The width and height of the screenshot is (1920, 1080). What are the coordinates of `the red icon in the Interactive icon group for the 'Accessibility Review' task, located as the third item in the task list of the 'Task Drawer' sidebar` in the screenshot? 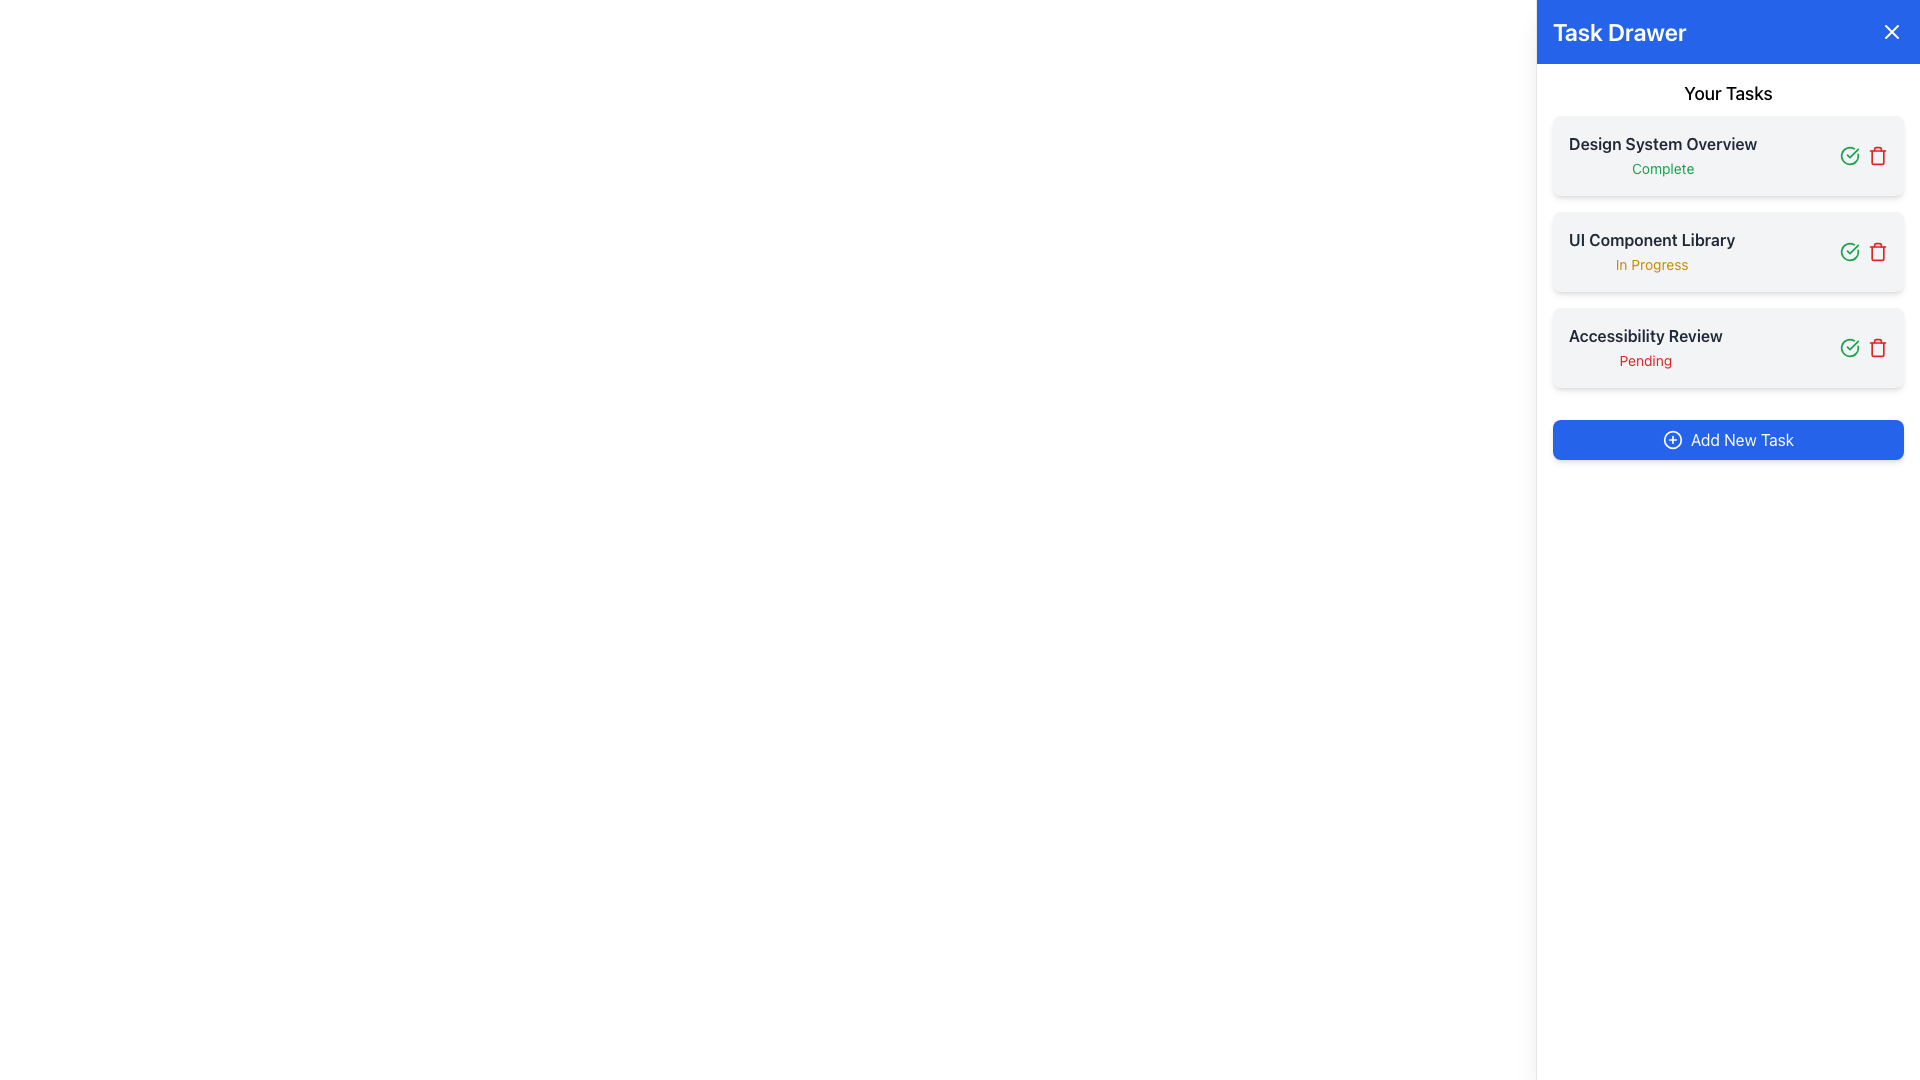 It's located at (1862, 346).